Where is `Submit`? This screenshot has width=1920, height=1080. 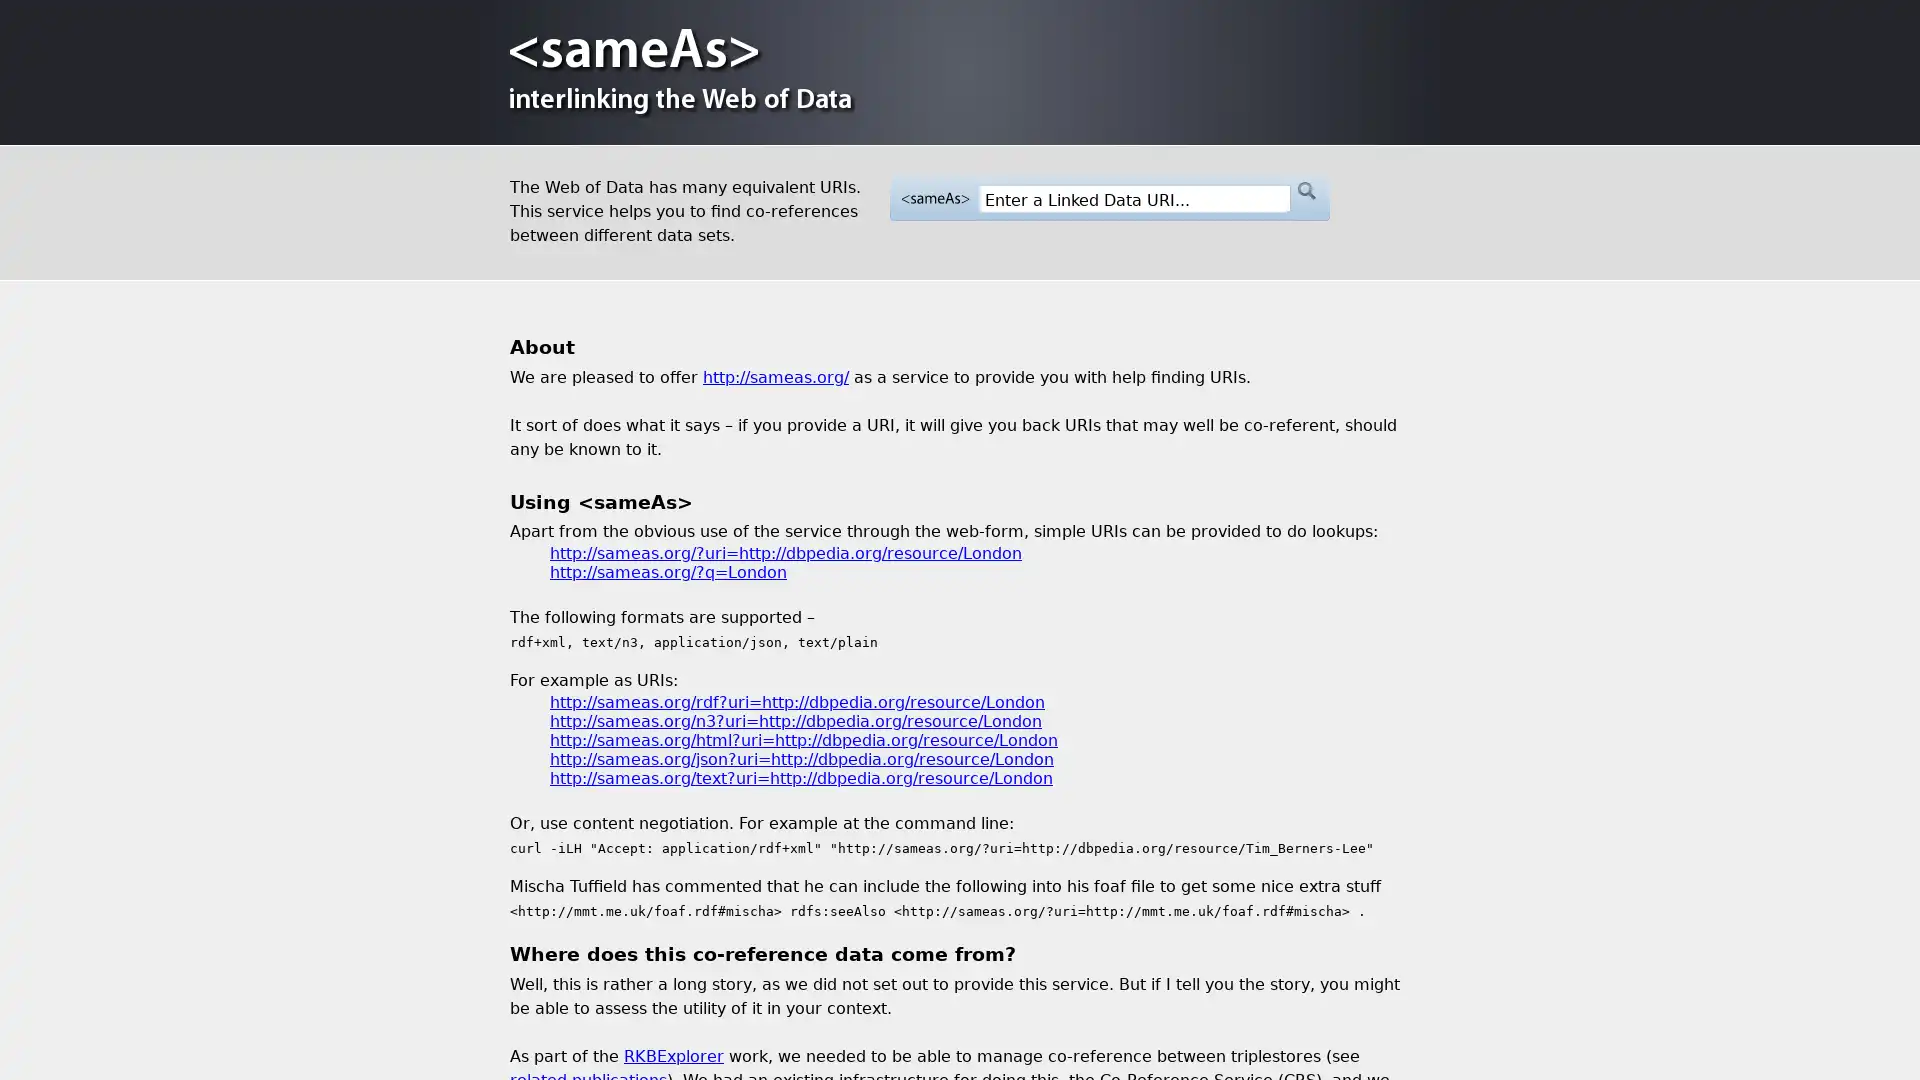
Submit is located at coordinates (1305, 191).